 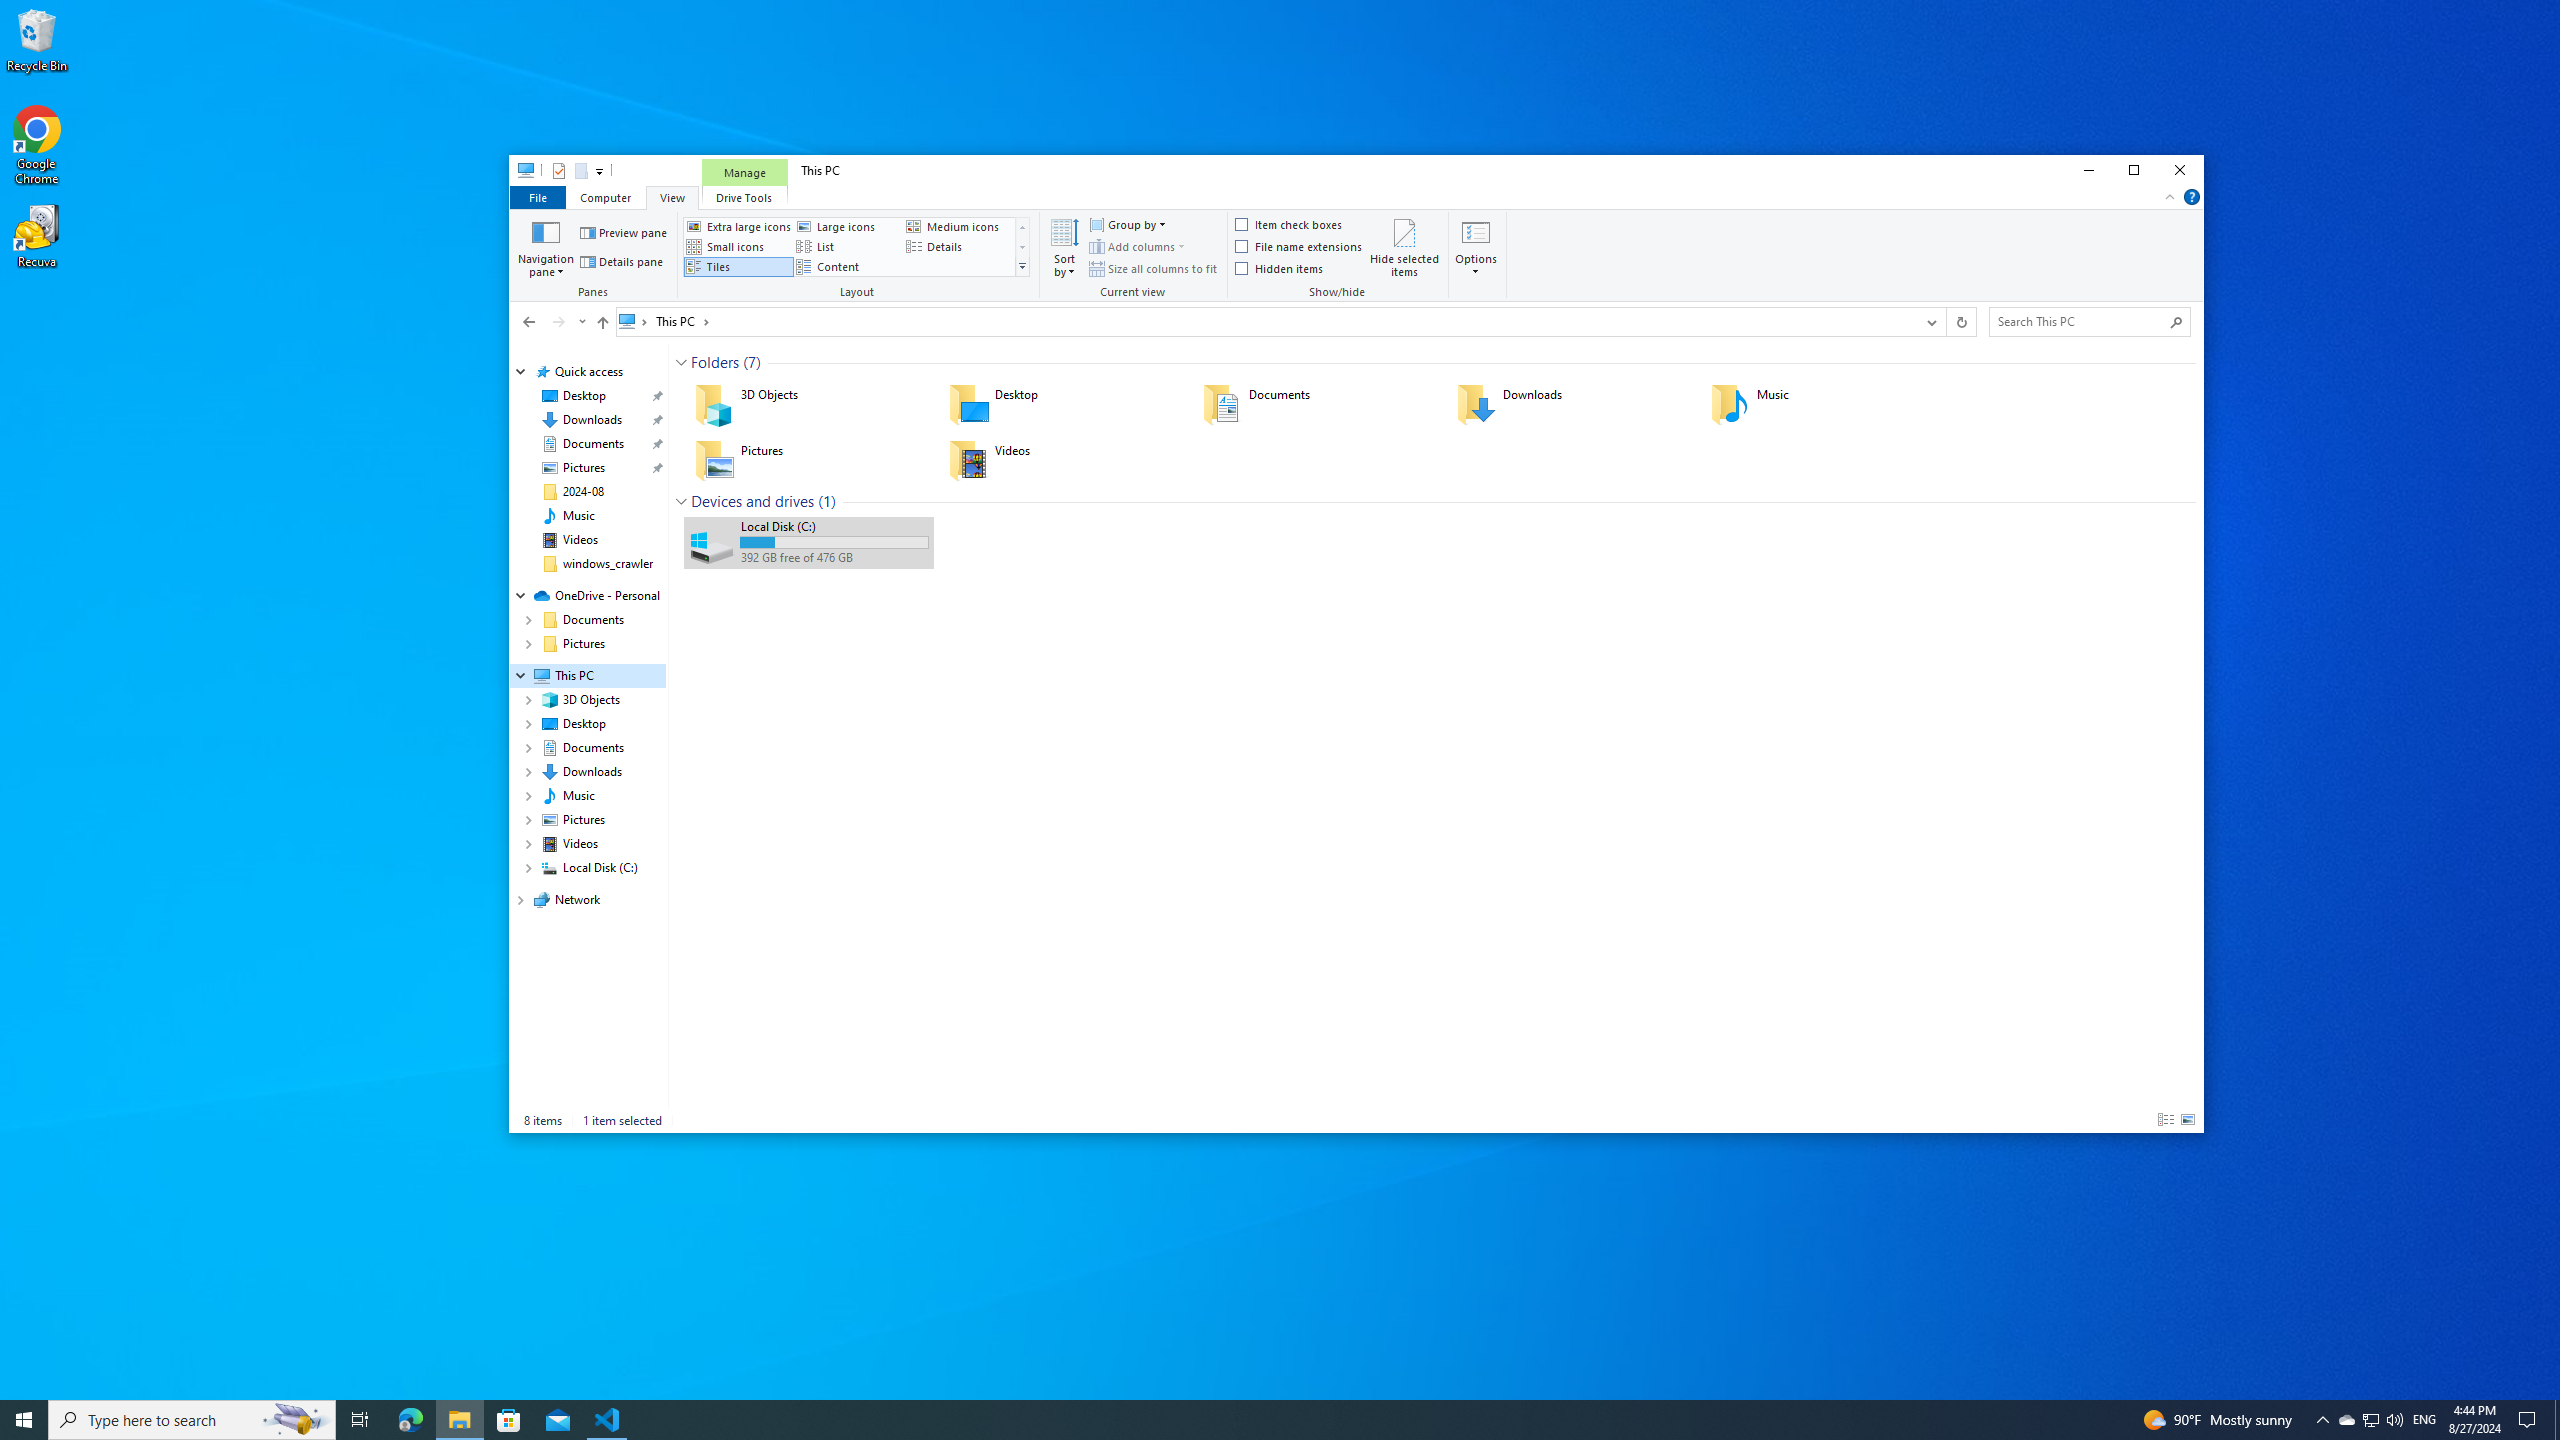 What do you see at coordinates (1061, 459) in the screenshot?
I see `'Videos'` at bounding box center [1061, 459].